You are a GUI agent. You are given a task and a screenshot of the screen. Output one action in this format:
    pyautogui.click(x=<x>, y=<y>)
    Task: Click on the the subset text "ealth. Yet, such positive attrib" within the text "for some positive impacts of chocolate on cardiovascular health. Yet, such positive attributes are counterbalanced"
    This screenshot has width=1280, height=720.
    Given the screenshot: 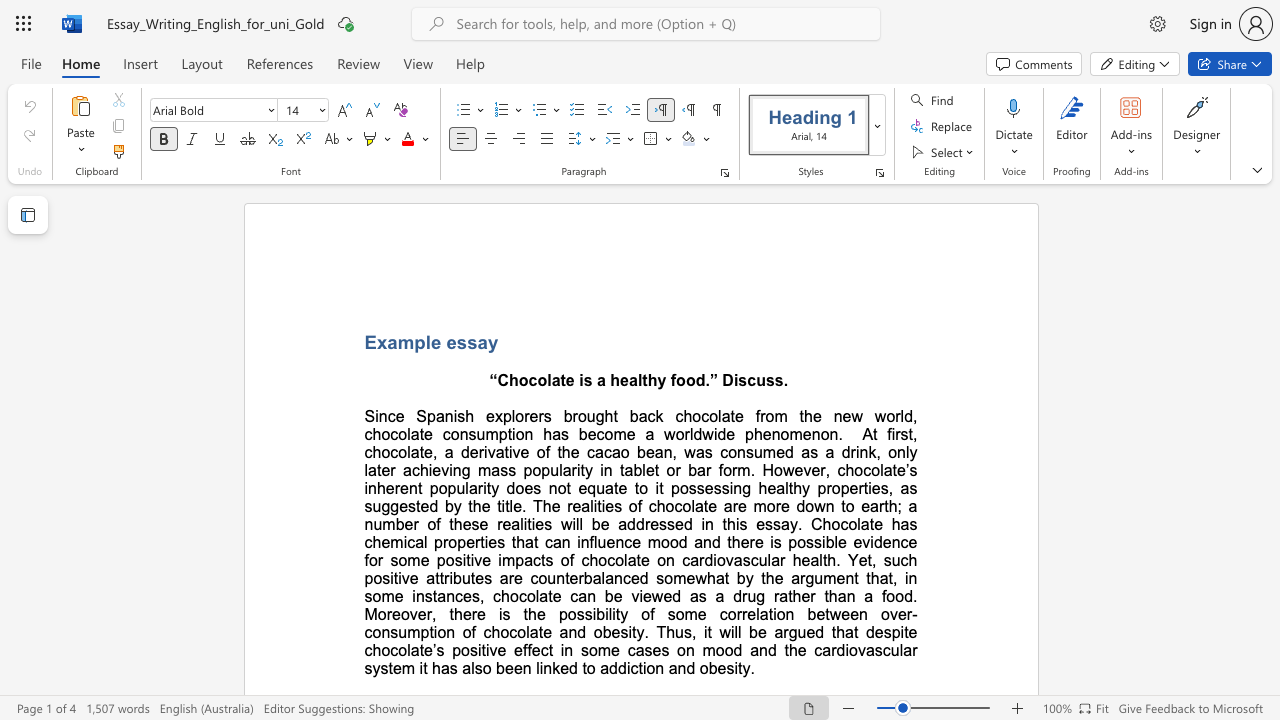 What is the action you would take?
    pyautogui.click(x=801, y=560)
    